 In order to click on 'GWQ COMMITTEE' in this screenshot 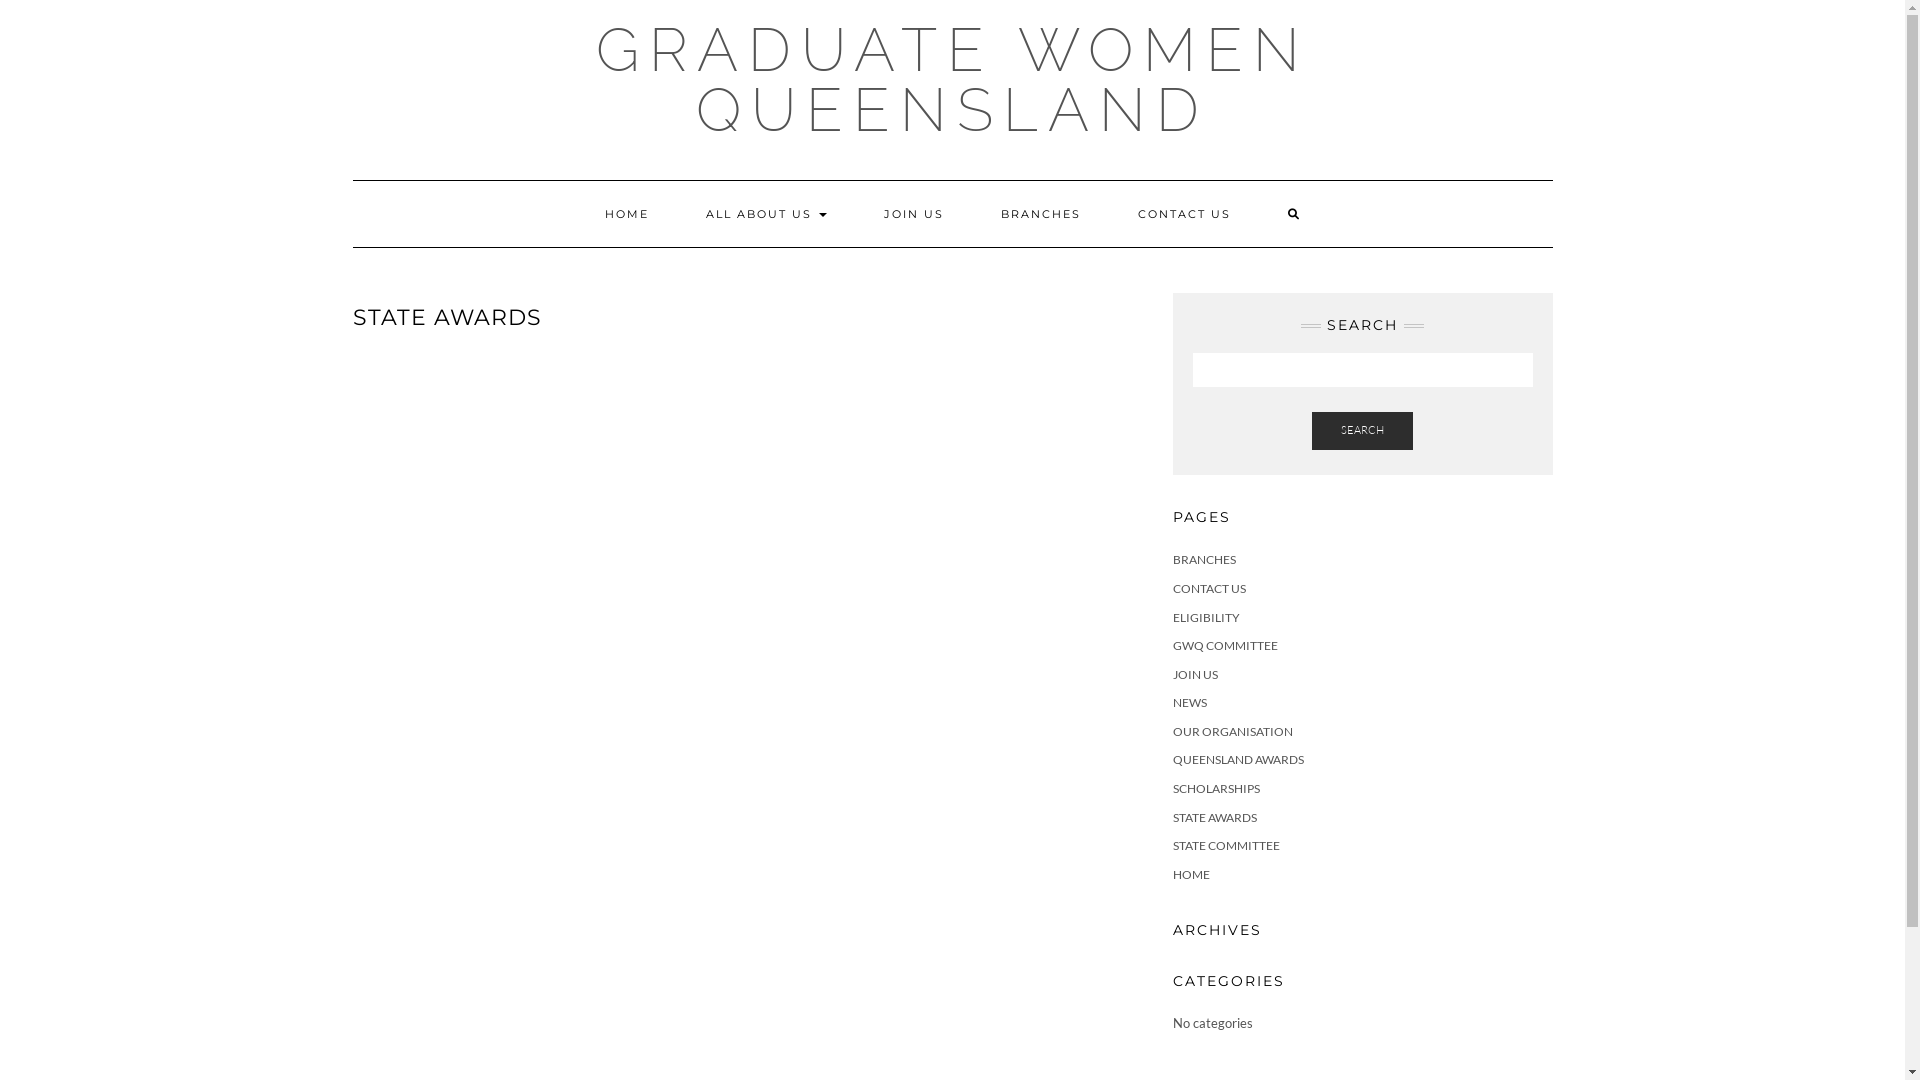, I will do `click(1223, 645)`.